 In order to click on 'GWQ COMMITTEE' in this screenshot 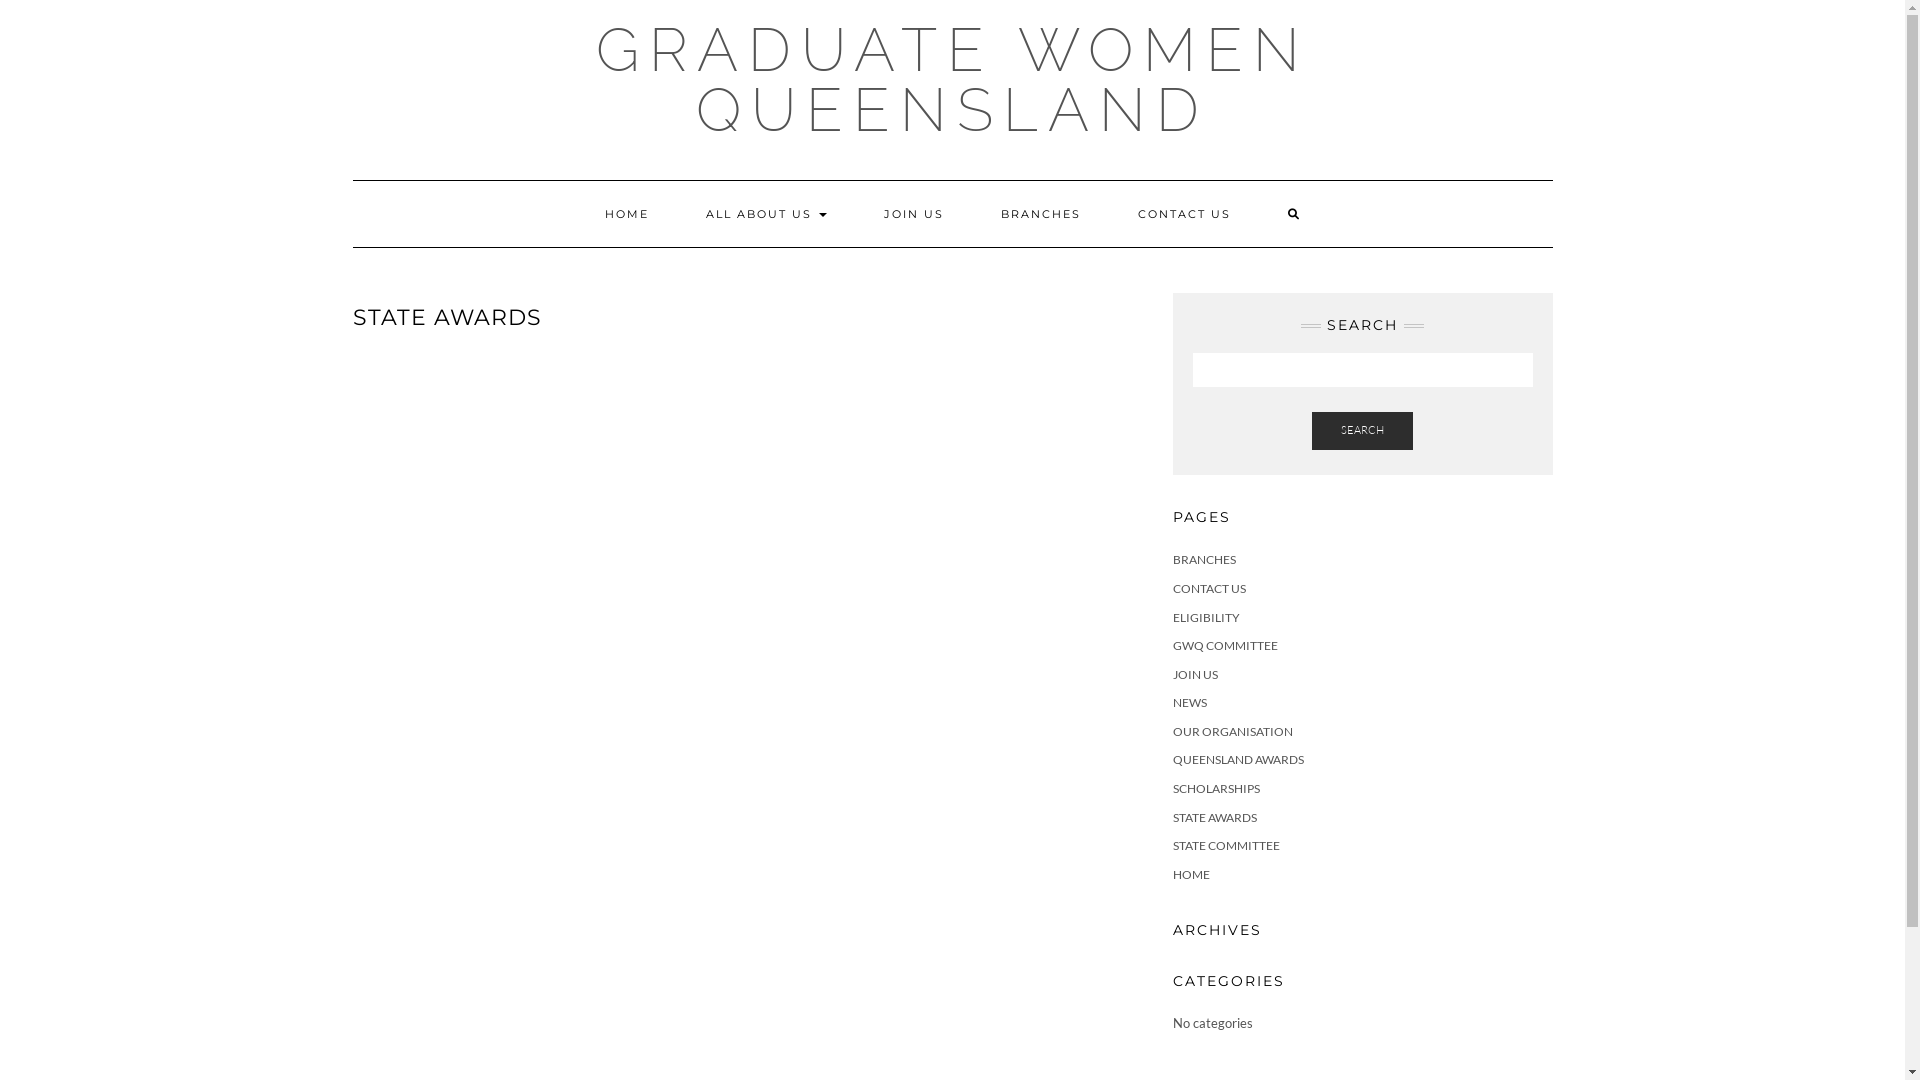, I will do `click(1223, 645)`.